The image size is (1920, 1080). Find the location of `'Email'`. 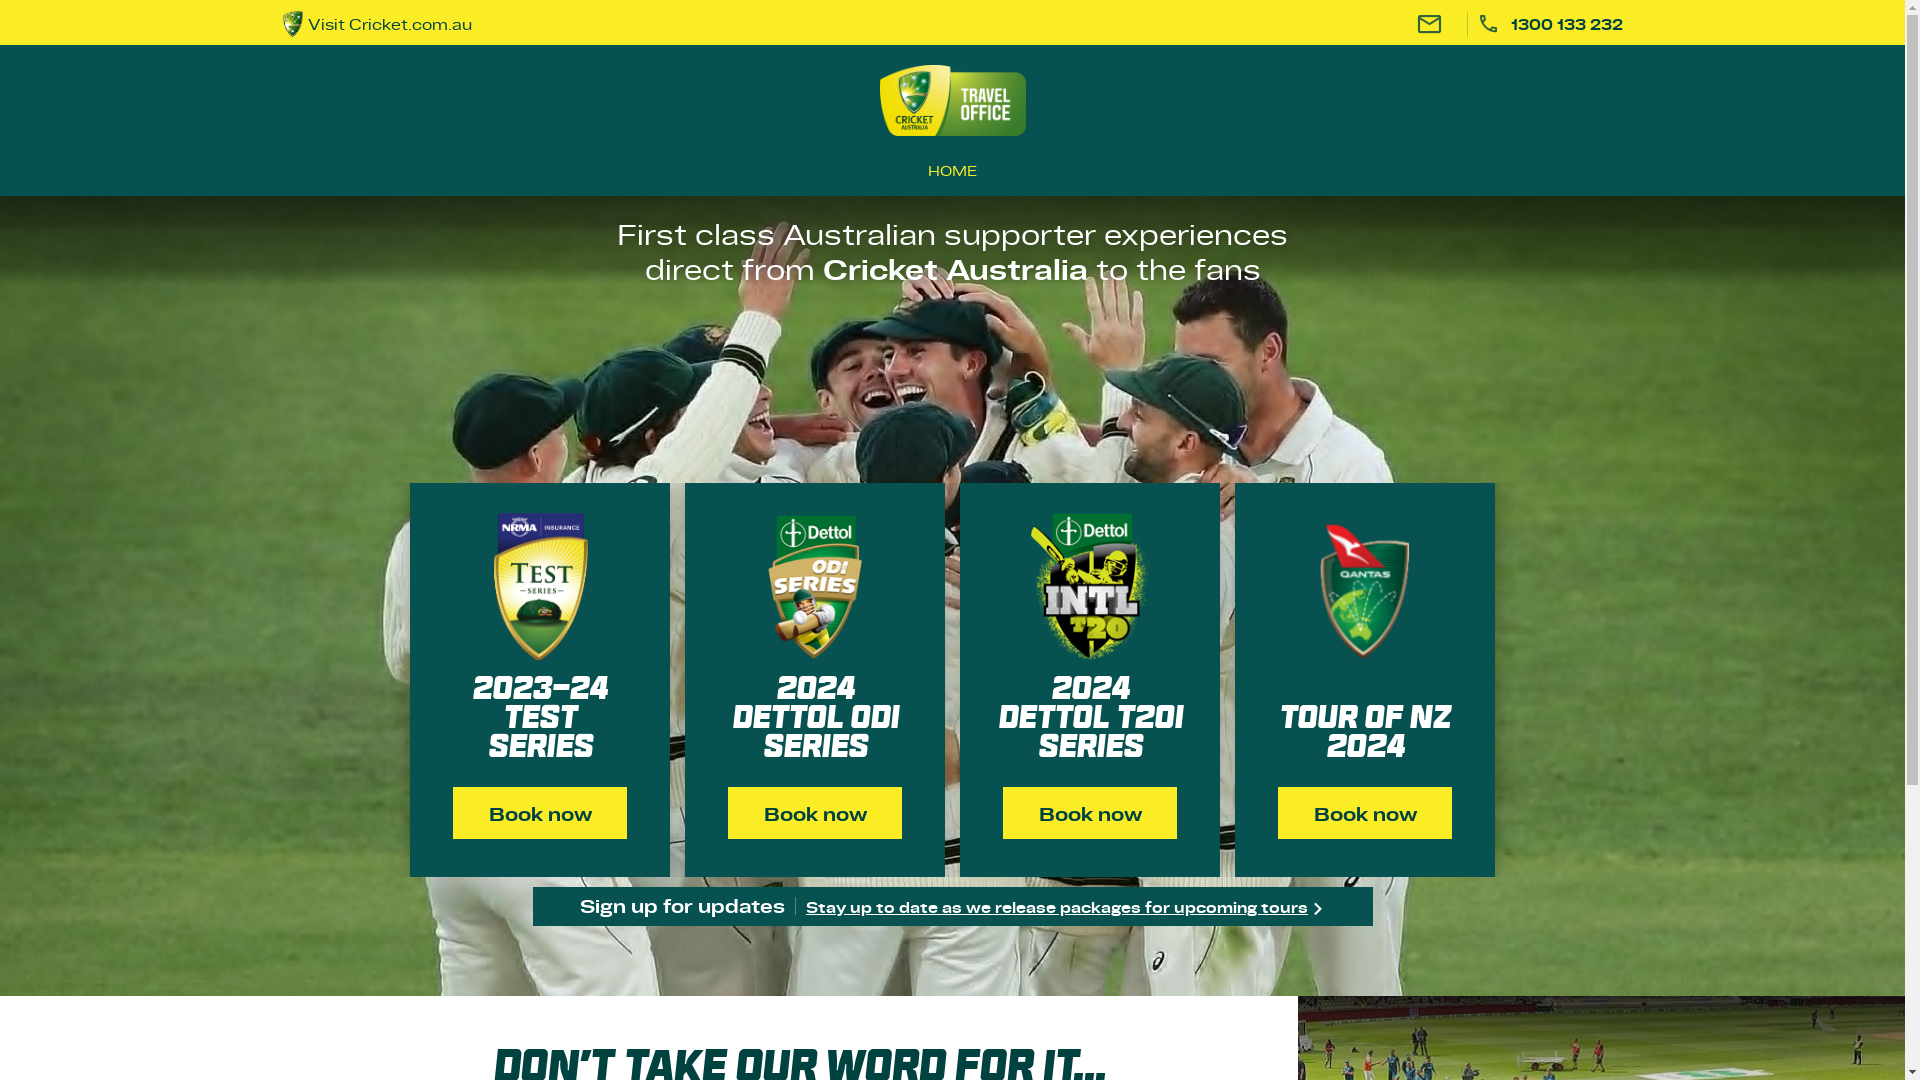

'Email' is located at coordinates (1429, 24).